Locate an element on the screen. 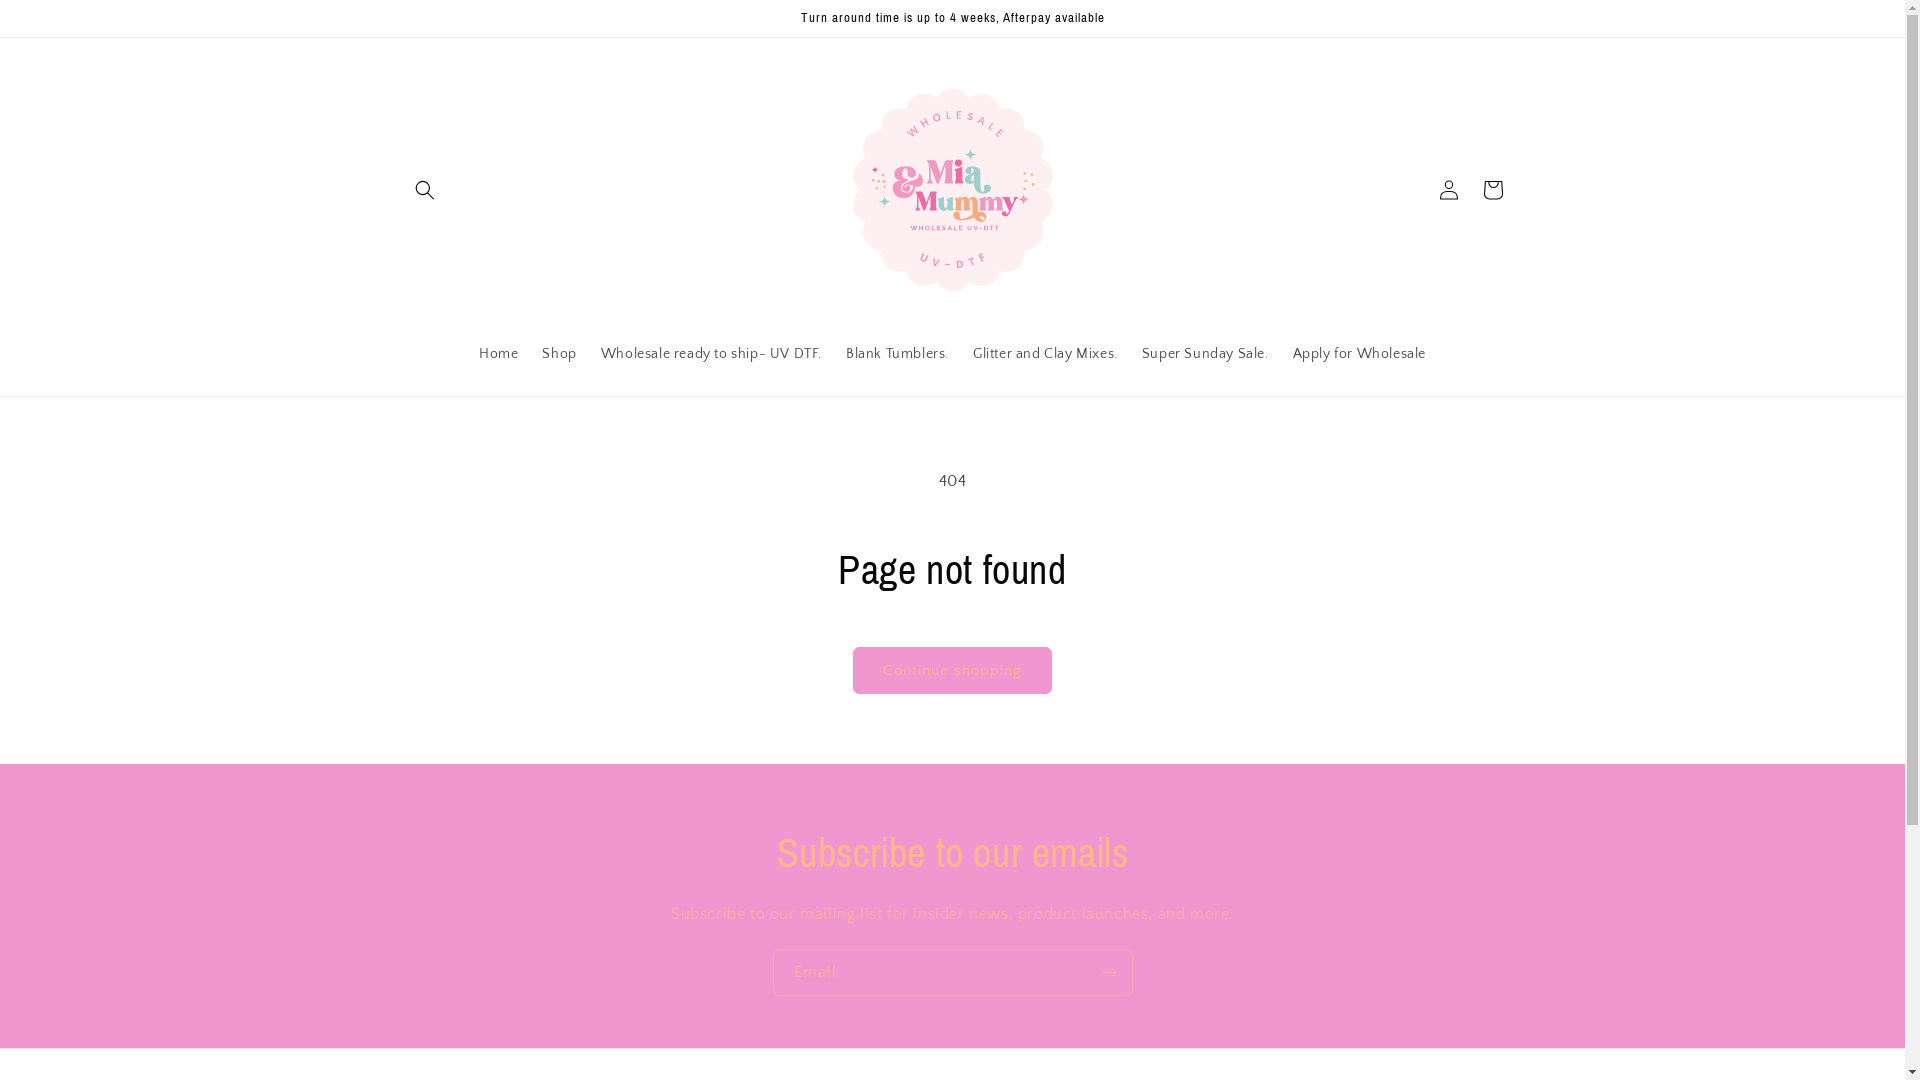 This screenshot has height=1080, width=1920. 'Home' is located at coordinates (498, 353).